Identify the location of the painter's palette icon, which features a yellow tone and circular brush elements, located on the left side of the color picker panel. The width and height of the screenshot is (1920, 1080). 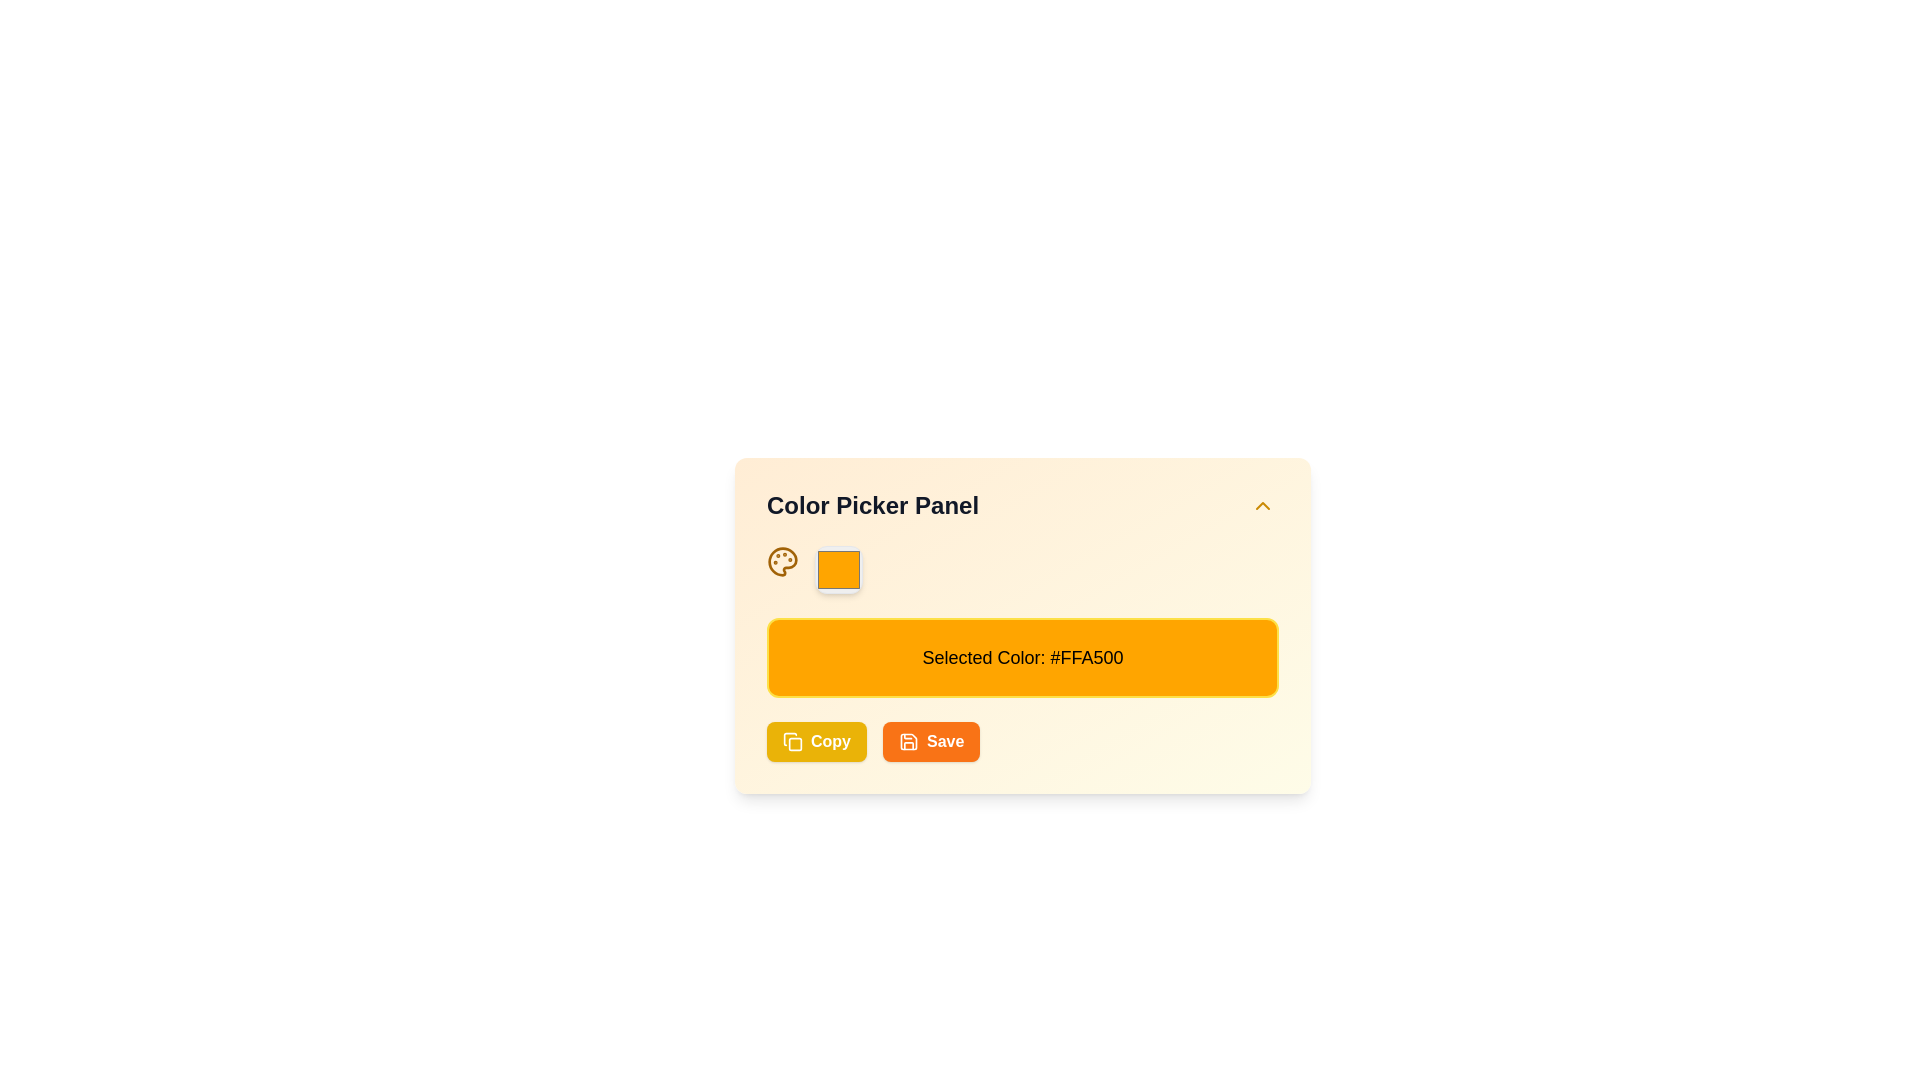
(781, 562).